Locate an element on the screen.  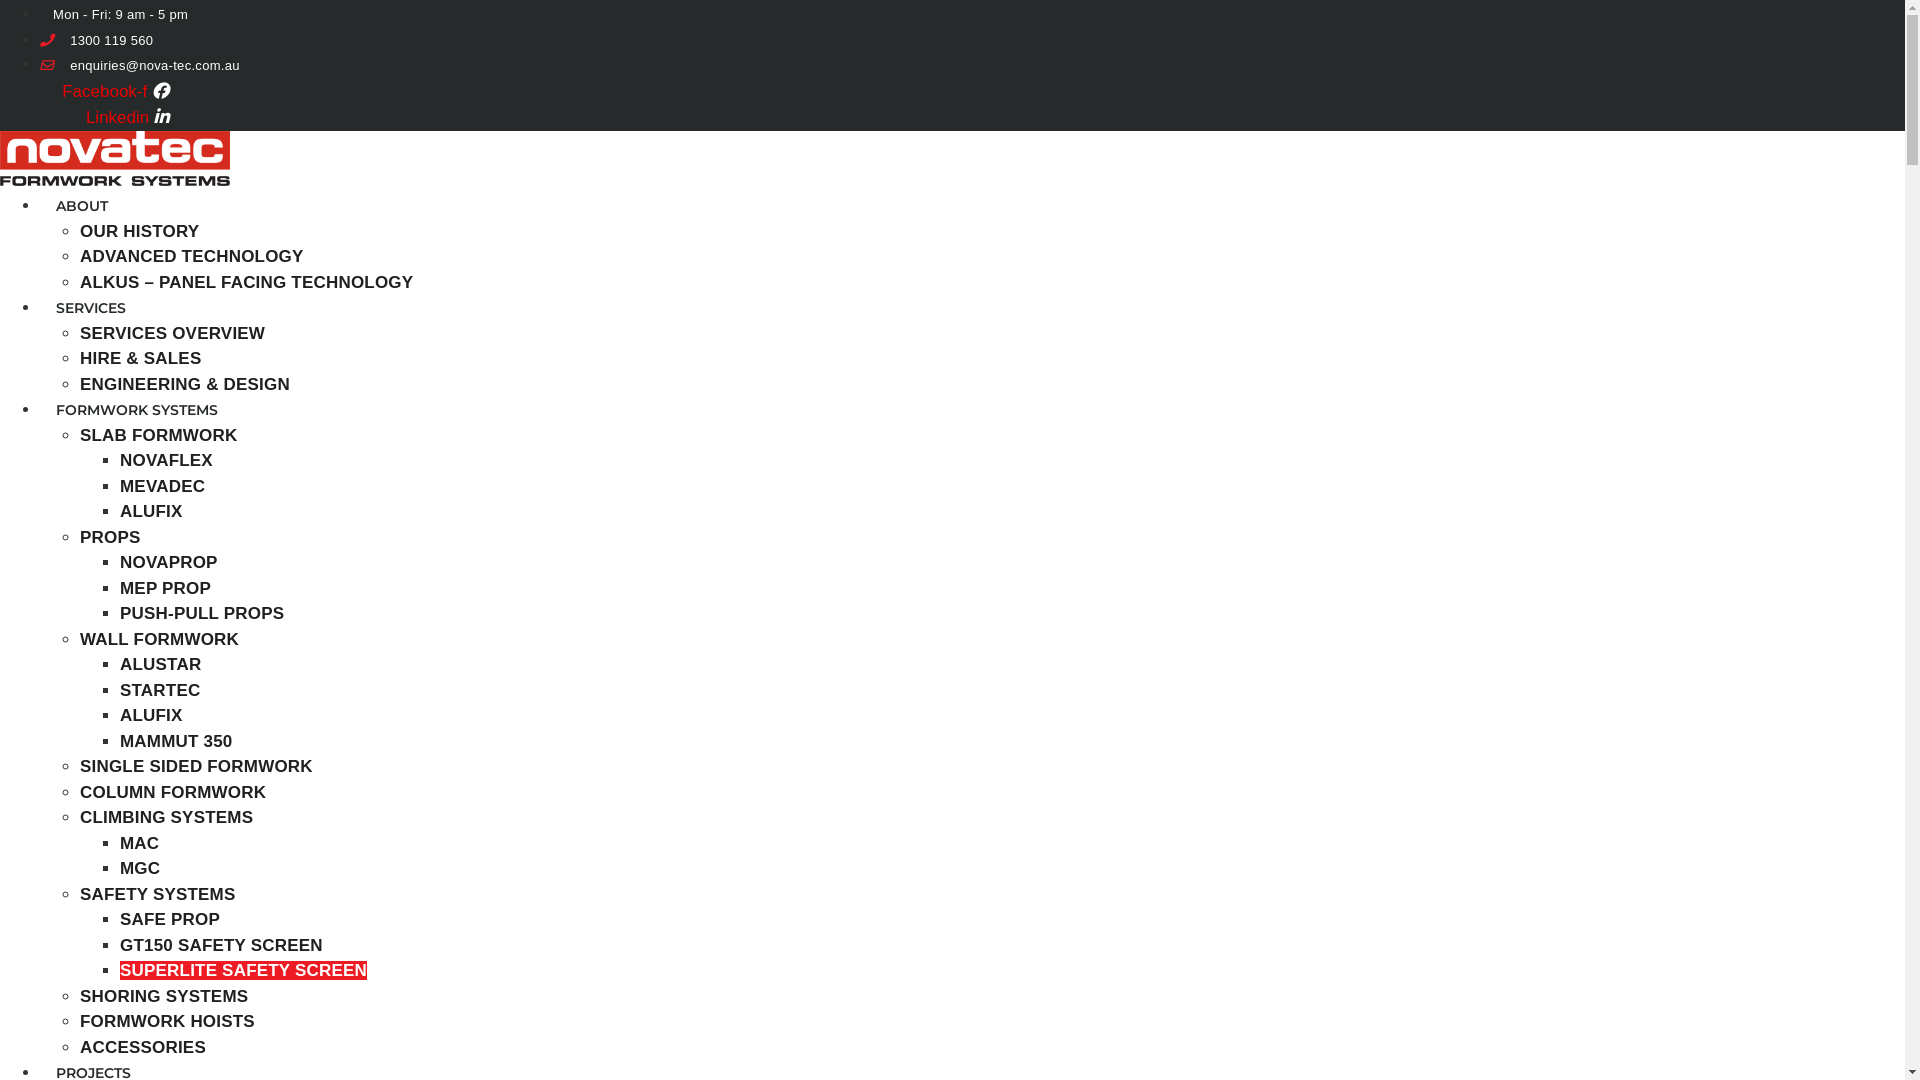
'OUR HISTORY' is located at coordinates (80, 230).